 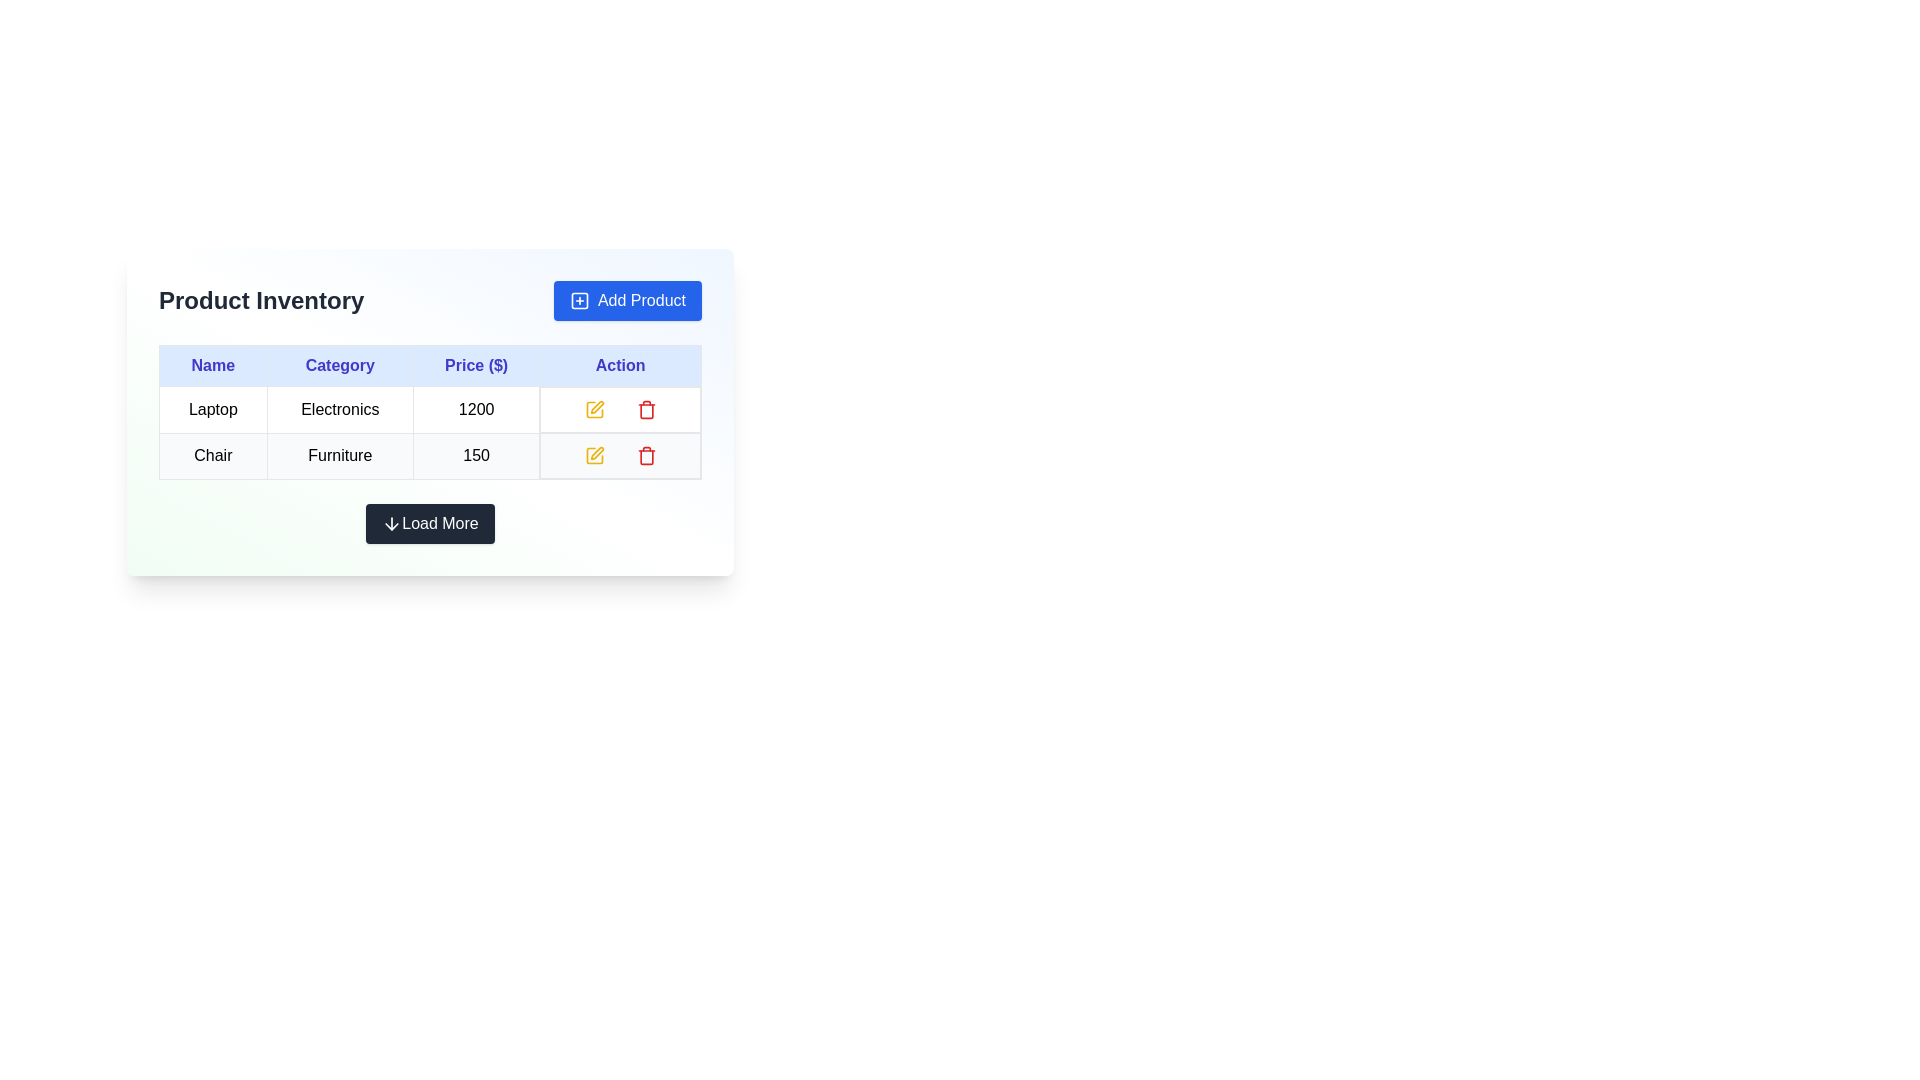 What do you see at coordinates (593, 455) in the screenshot?
I see `the icon-like graphical element` at bounding box center [593, 455].